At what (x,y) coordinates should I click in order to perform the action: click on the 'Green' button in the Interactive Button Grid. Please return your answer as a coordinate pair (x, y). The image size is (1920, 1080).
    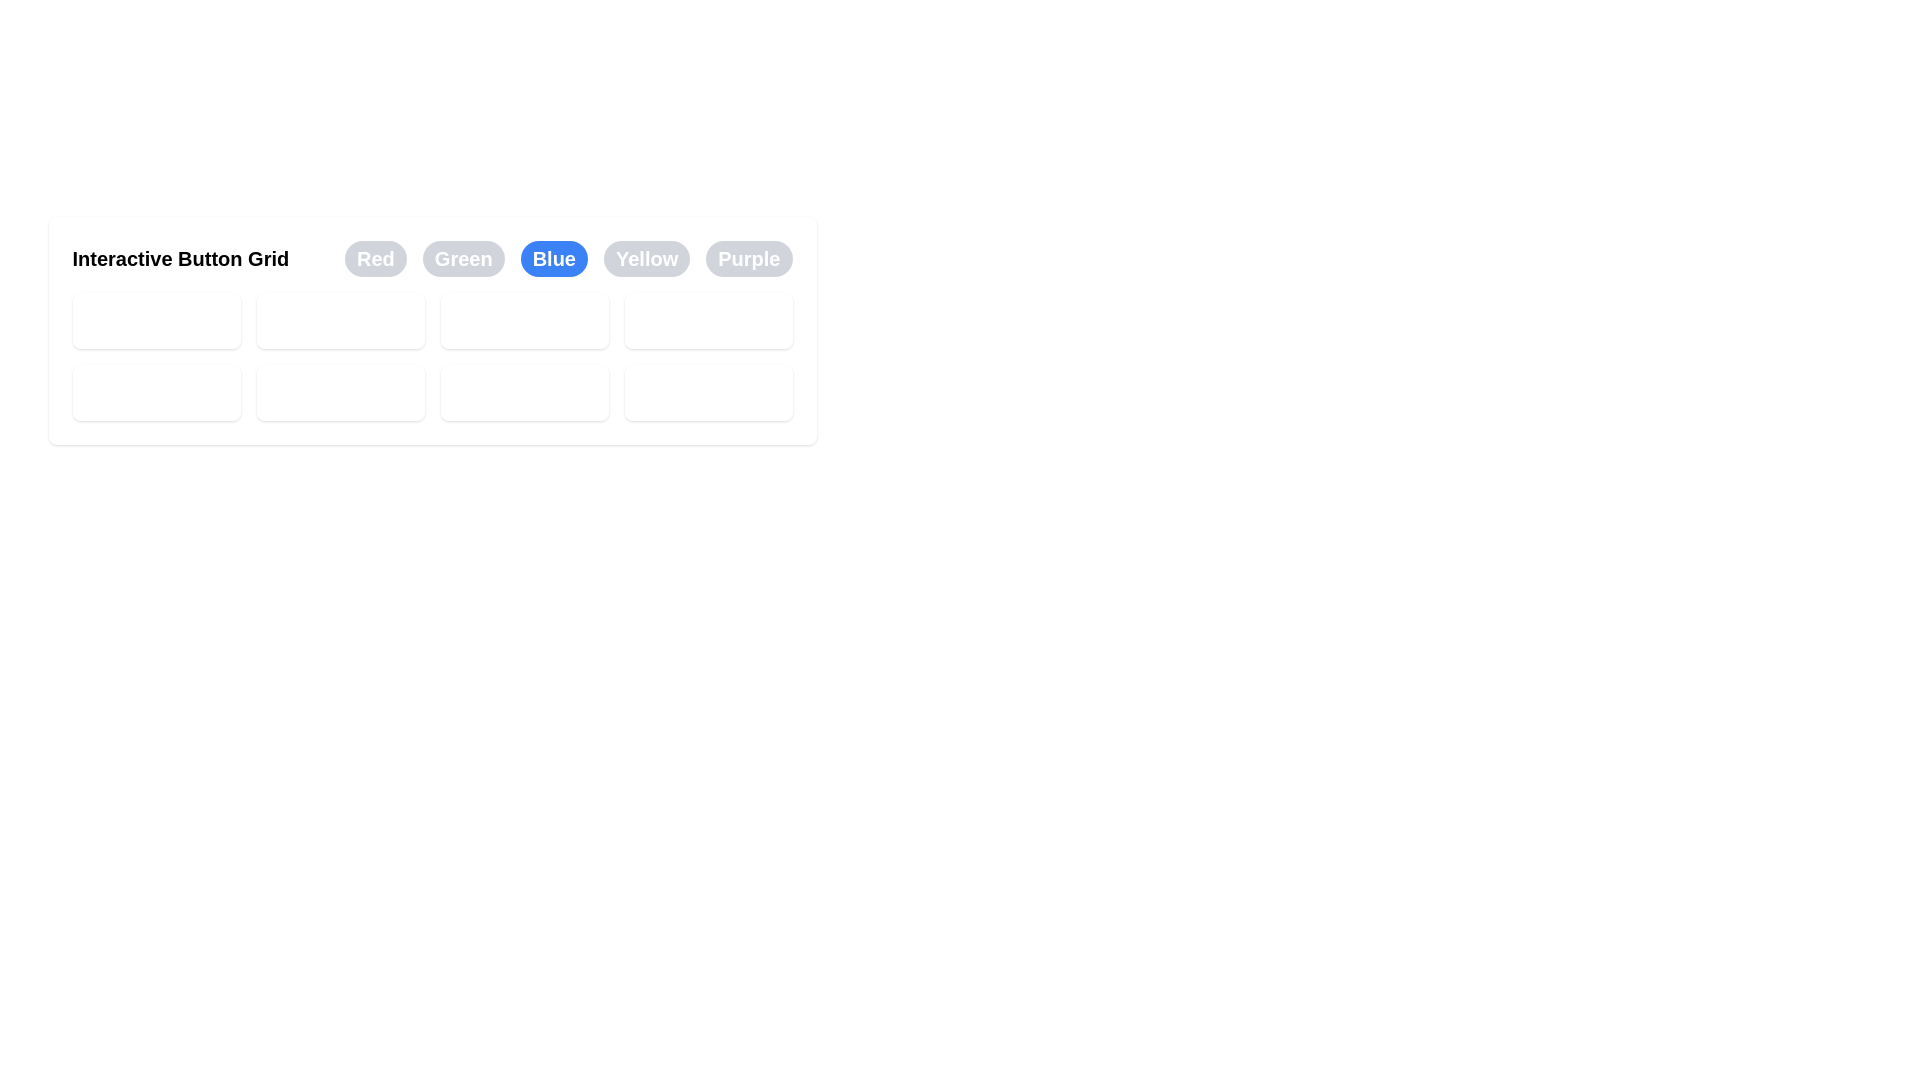
    Looking at the image, I should click on (462, 257).